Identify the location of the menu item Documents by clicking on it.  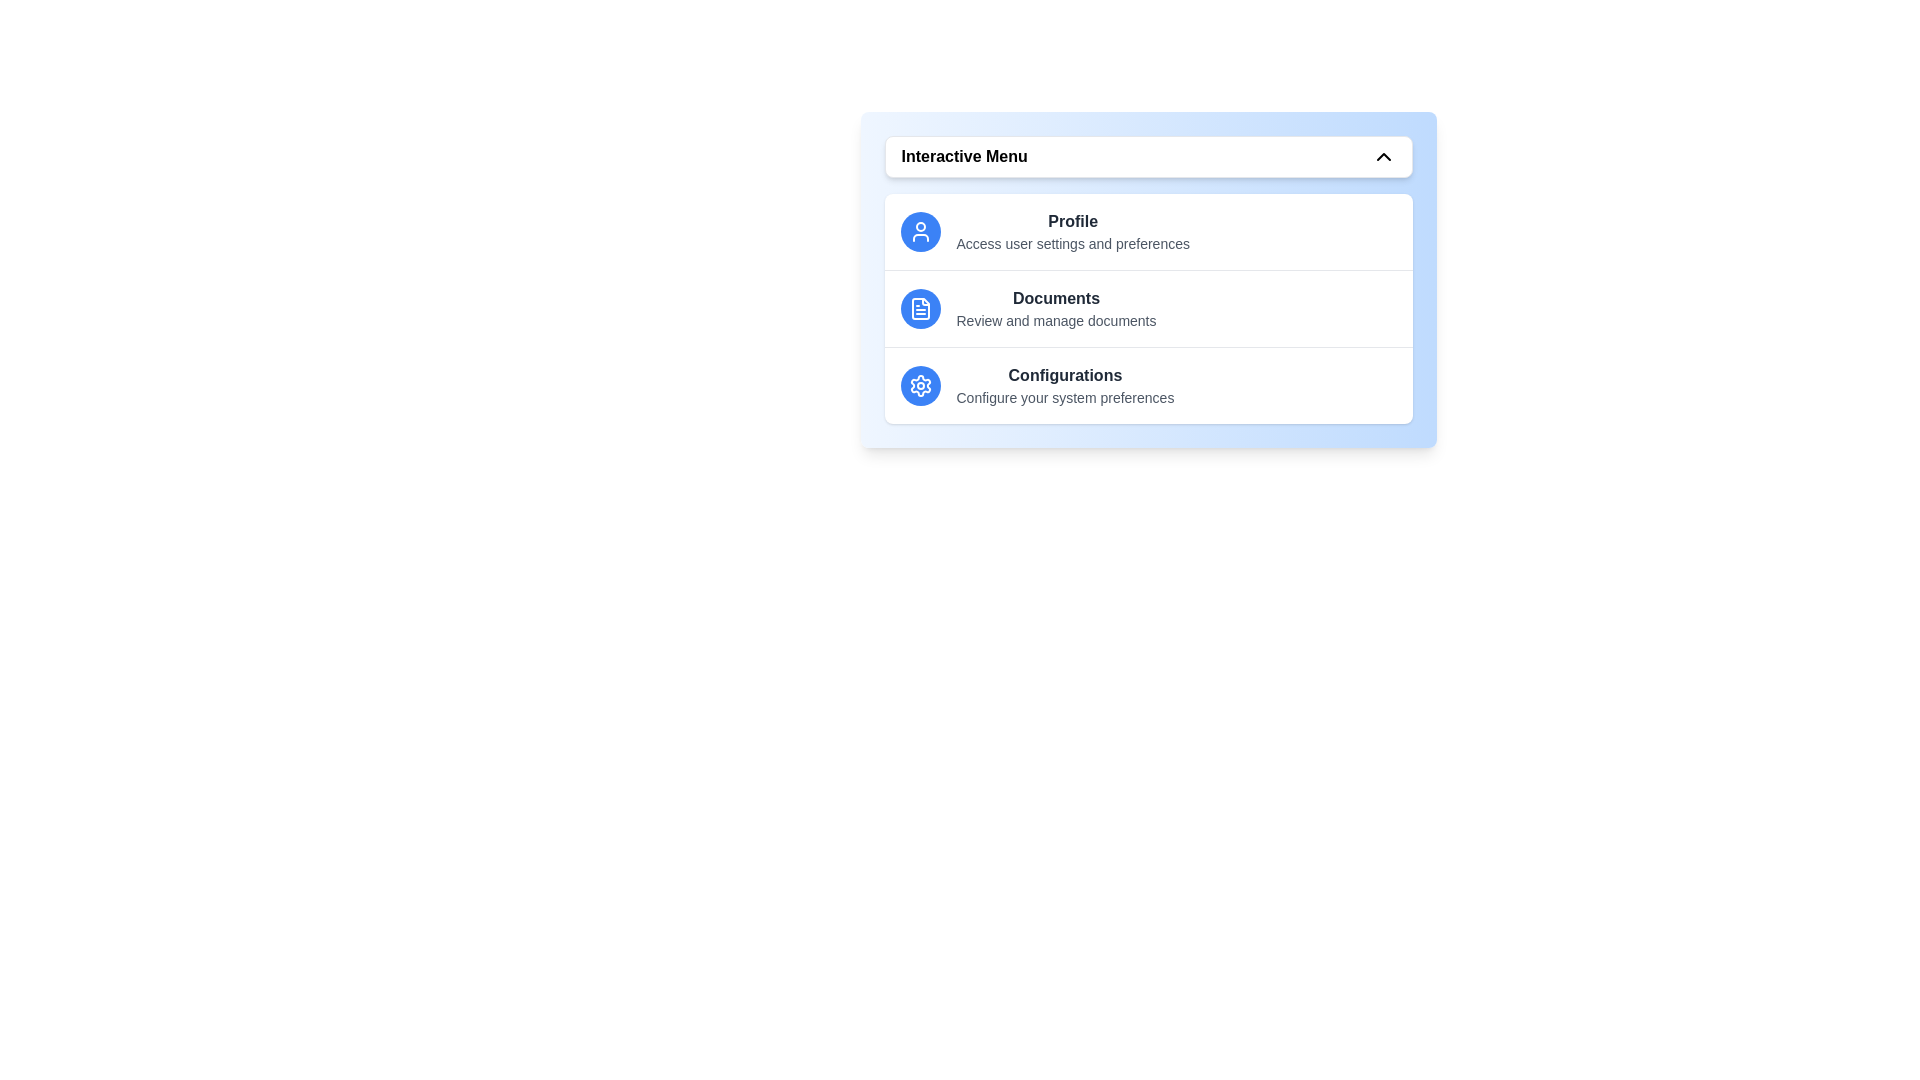
(1148, 308).